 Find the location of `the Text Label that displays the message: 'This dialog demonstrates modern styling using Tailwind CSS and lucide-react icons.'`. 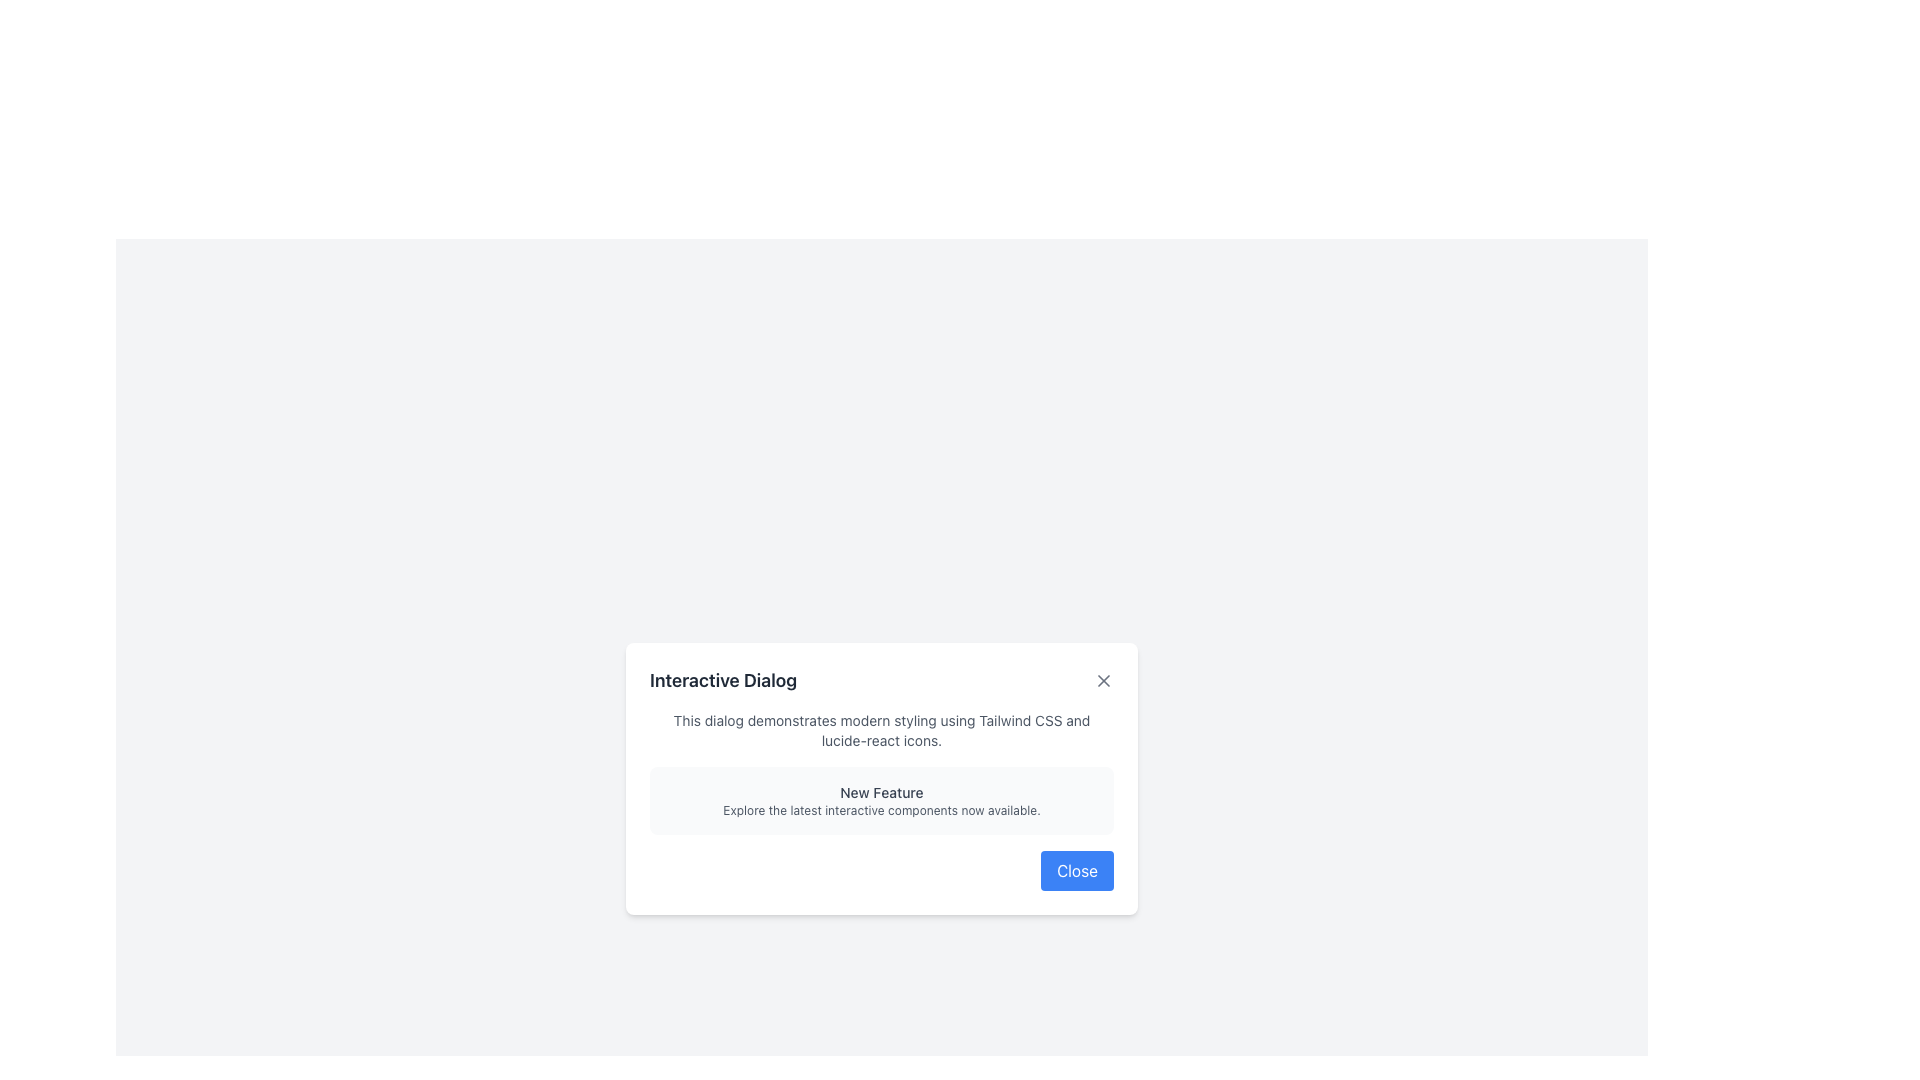

the Text Label that displays the message: 'This dialog demonstrates modern styling using Tailwind CSS and lucide-react icons.' is located at coordinates (881, 731).